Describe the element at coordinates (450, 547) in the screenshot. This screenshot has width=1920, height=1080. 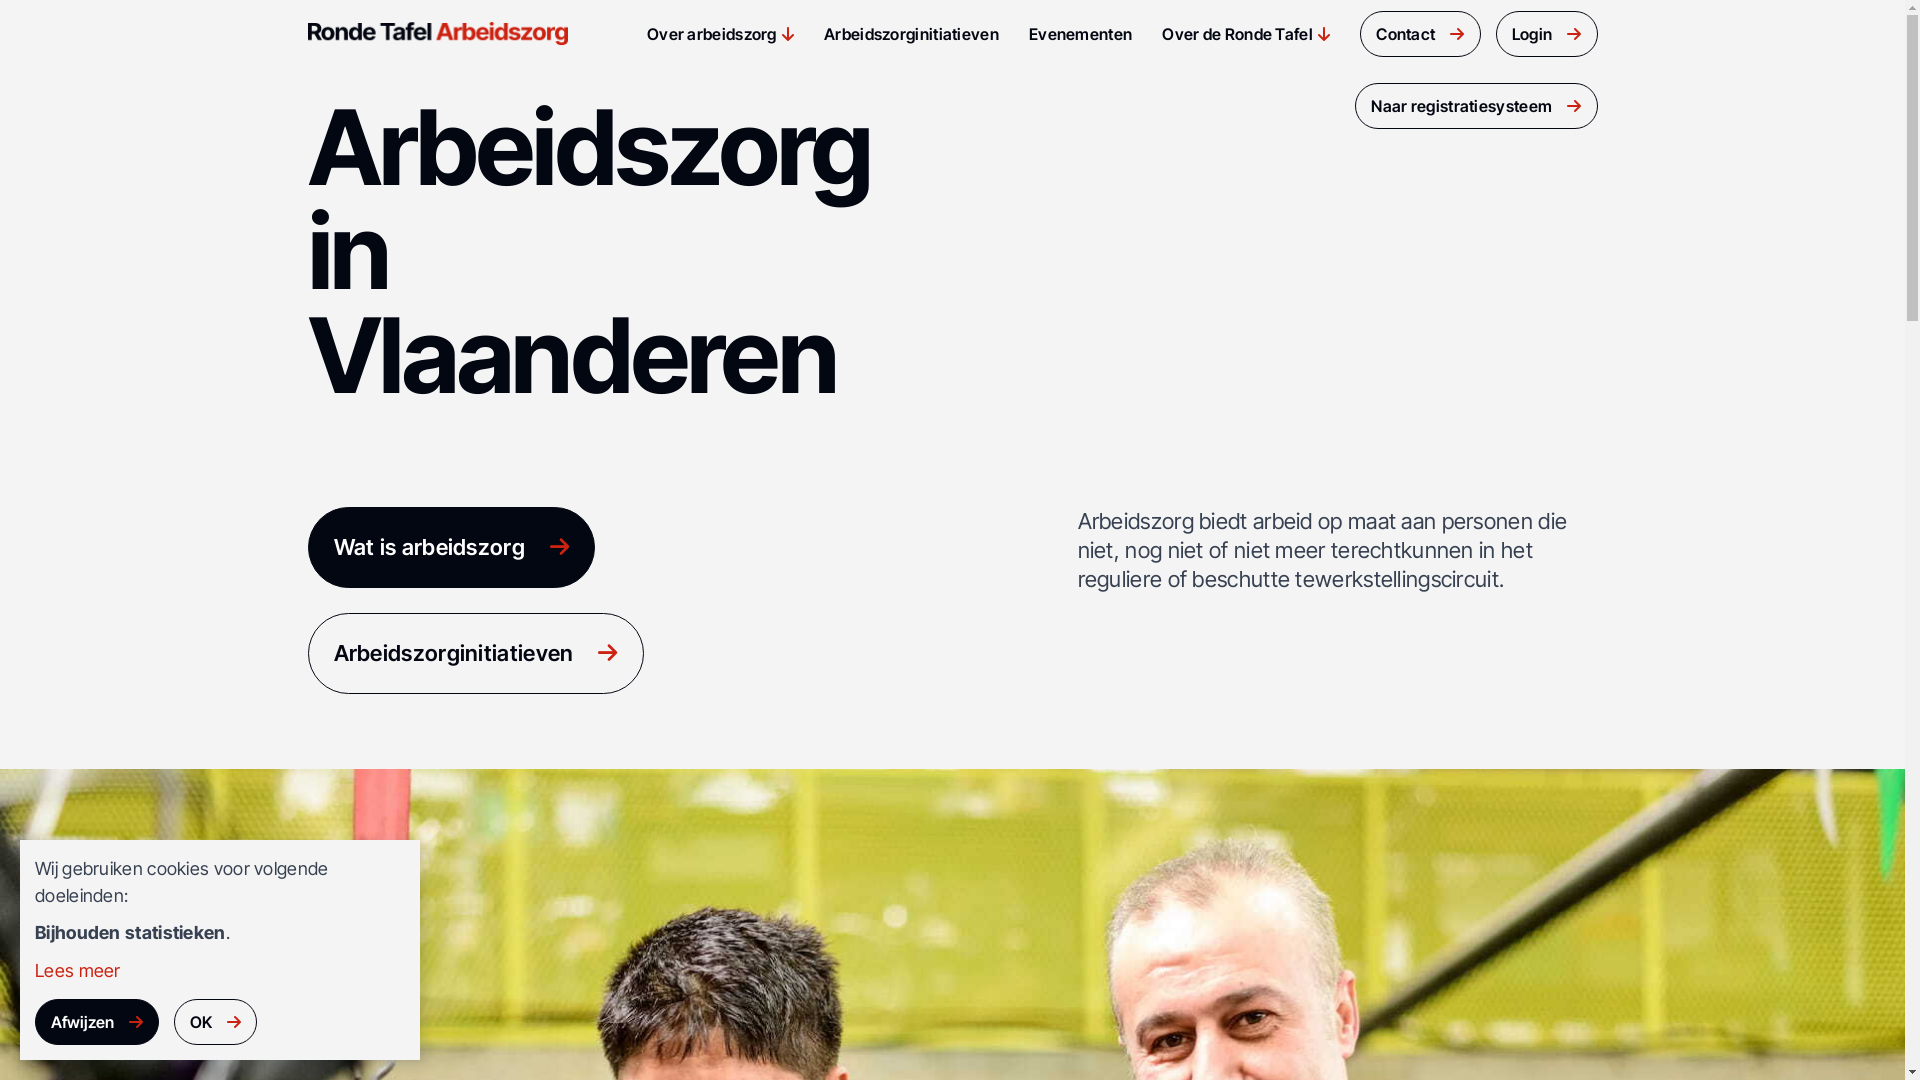
I see `'Wat is arbeidszorg'` at that location.